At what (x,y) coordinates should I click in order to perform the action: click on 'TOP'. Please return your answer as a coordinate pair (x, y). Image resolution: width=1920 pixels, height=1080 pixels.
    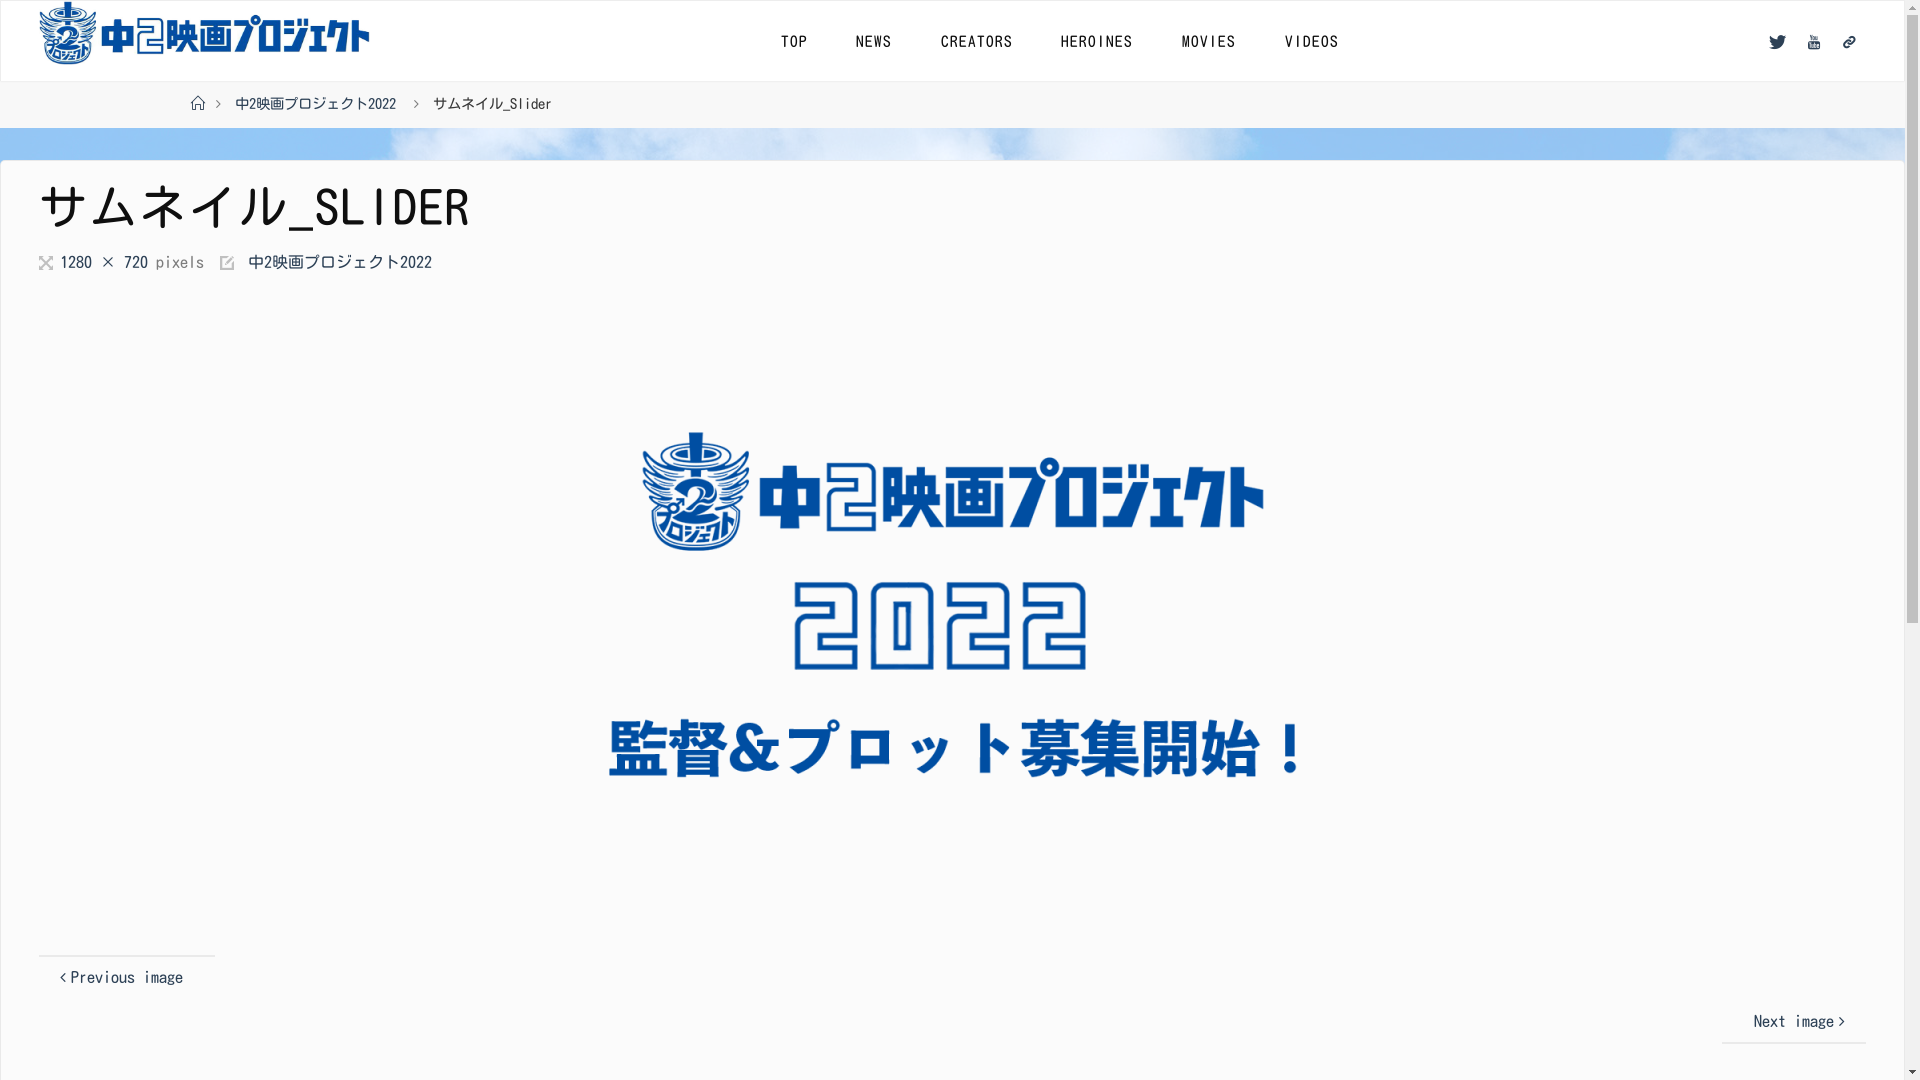
    Looking at the image, I should click on (754, 41).